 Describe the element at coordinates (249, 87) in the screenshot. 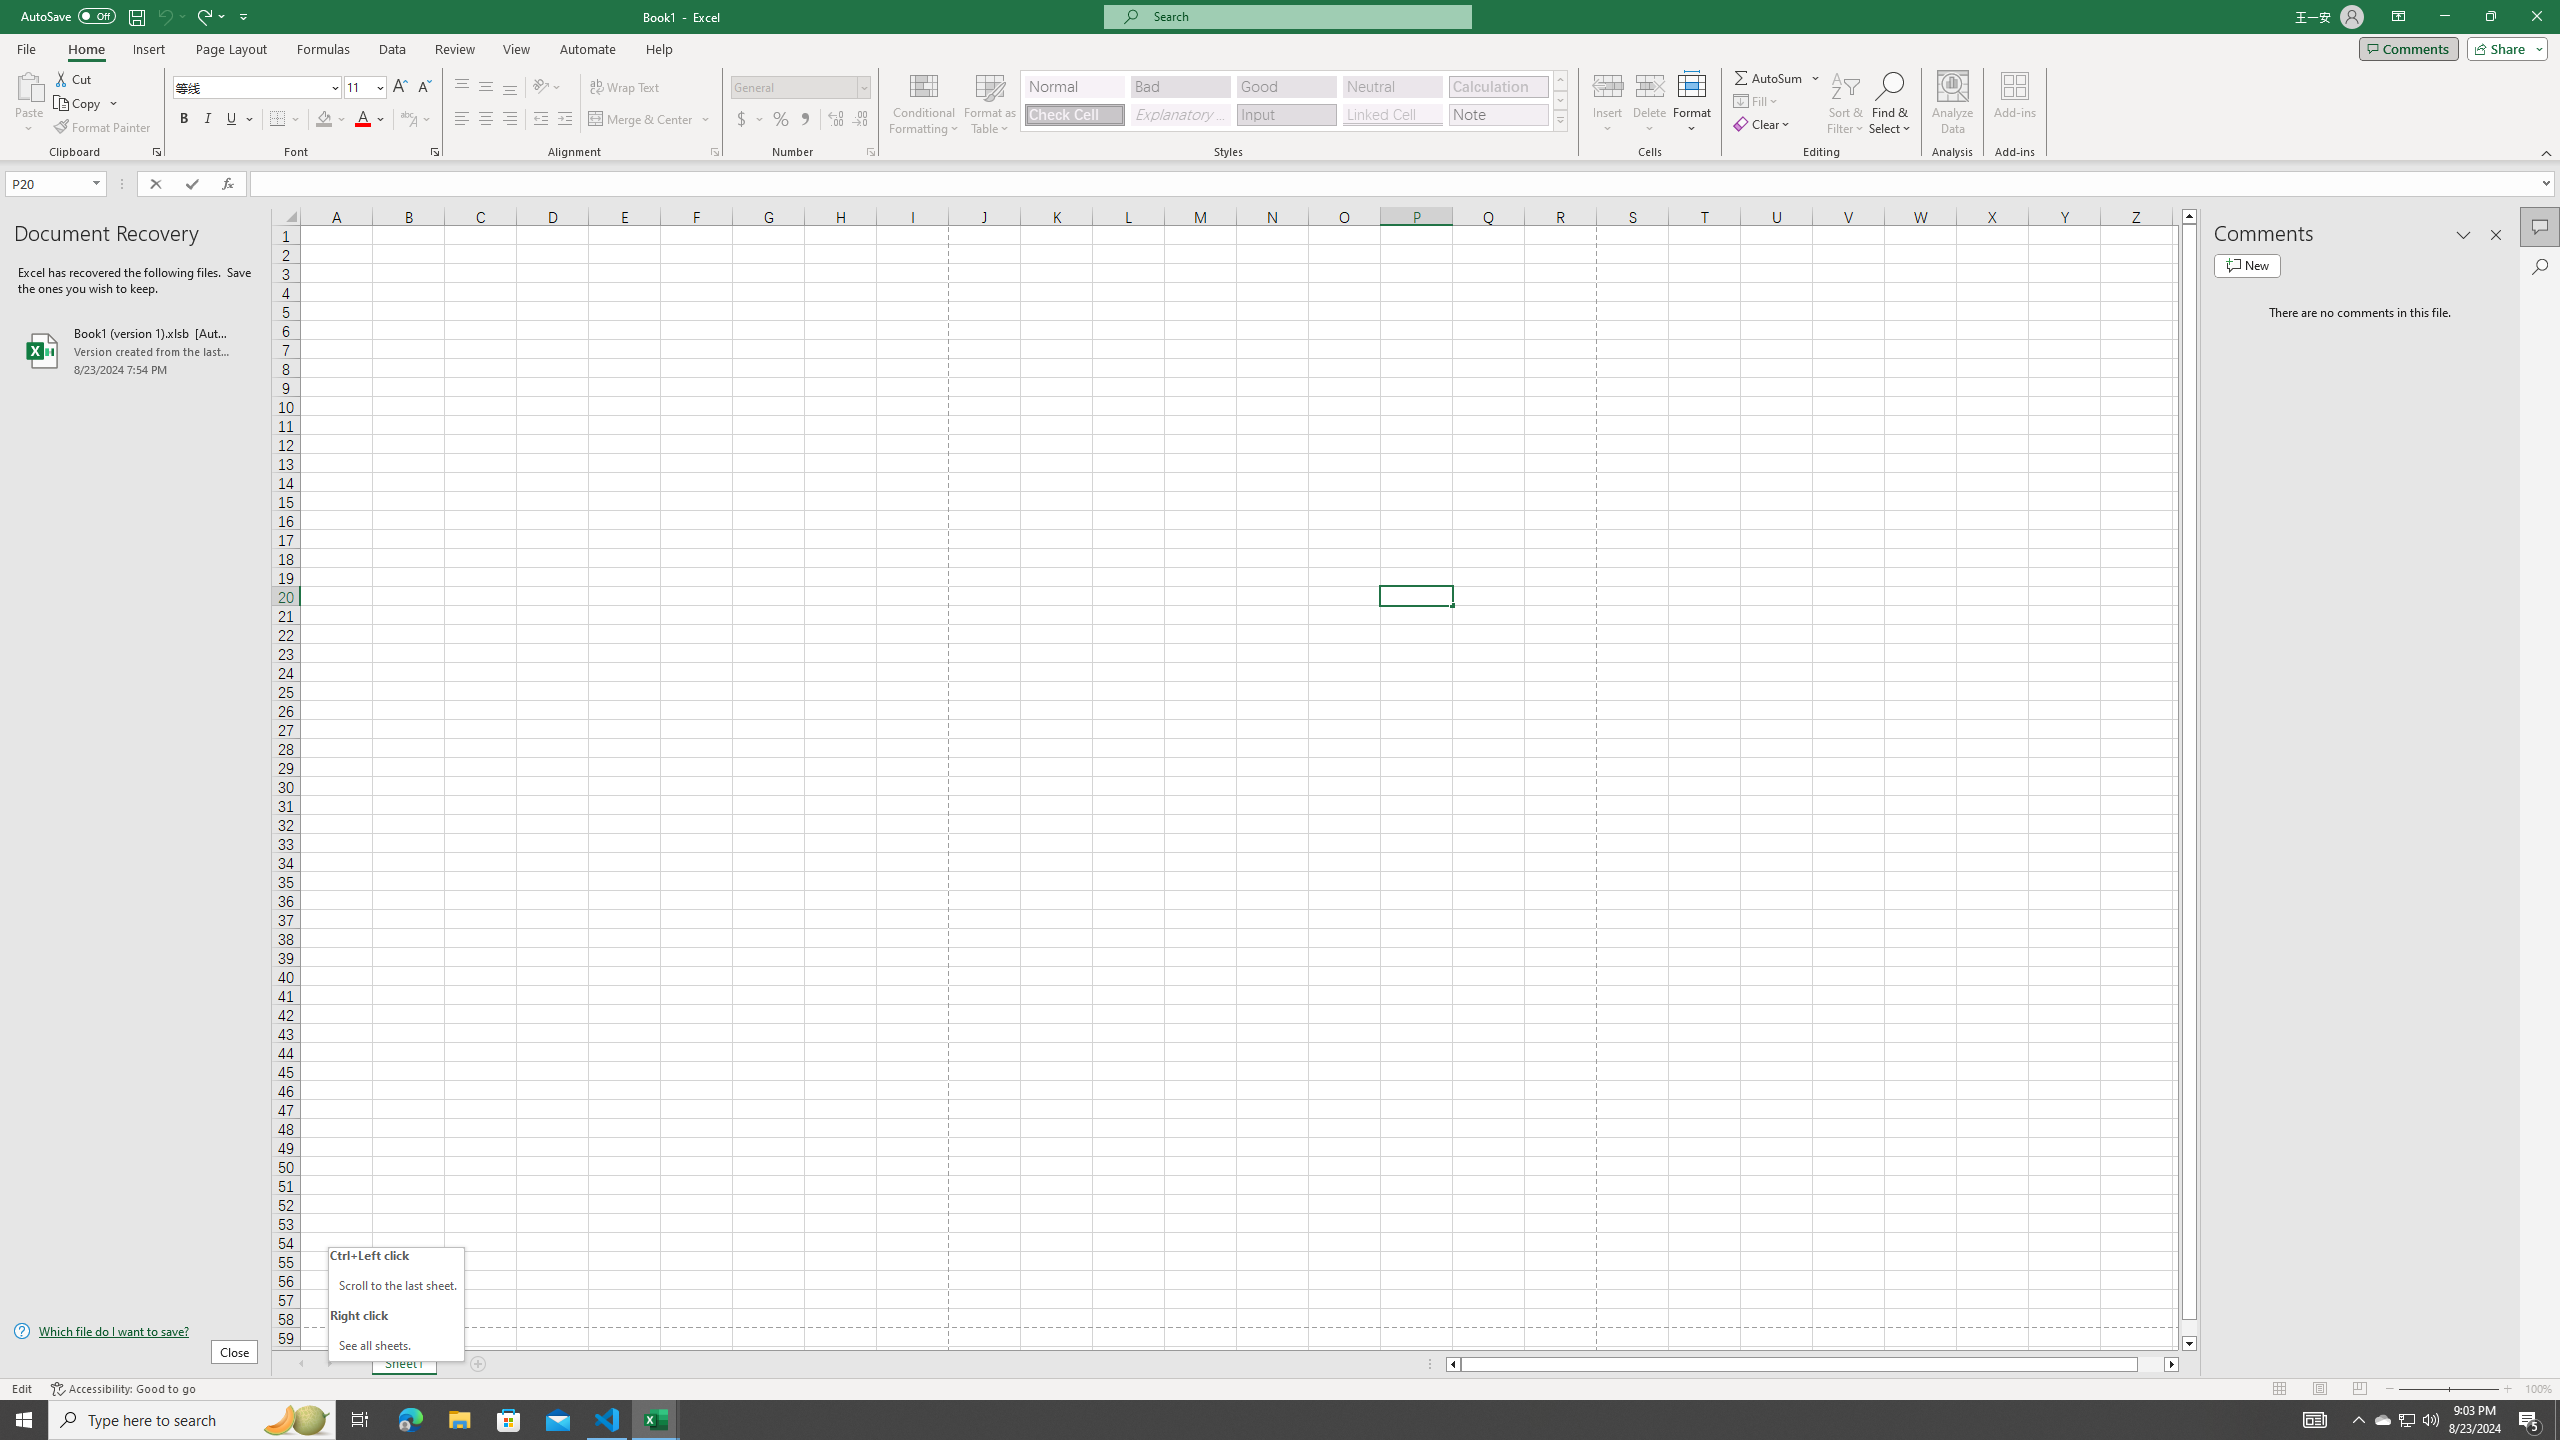

I see `'Font'` at that location.